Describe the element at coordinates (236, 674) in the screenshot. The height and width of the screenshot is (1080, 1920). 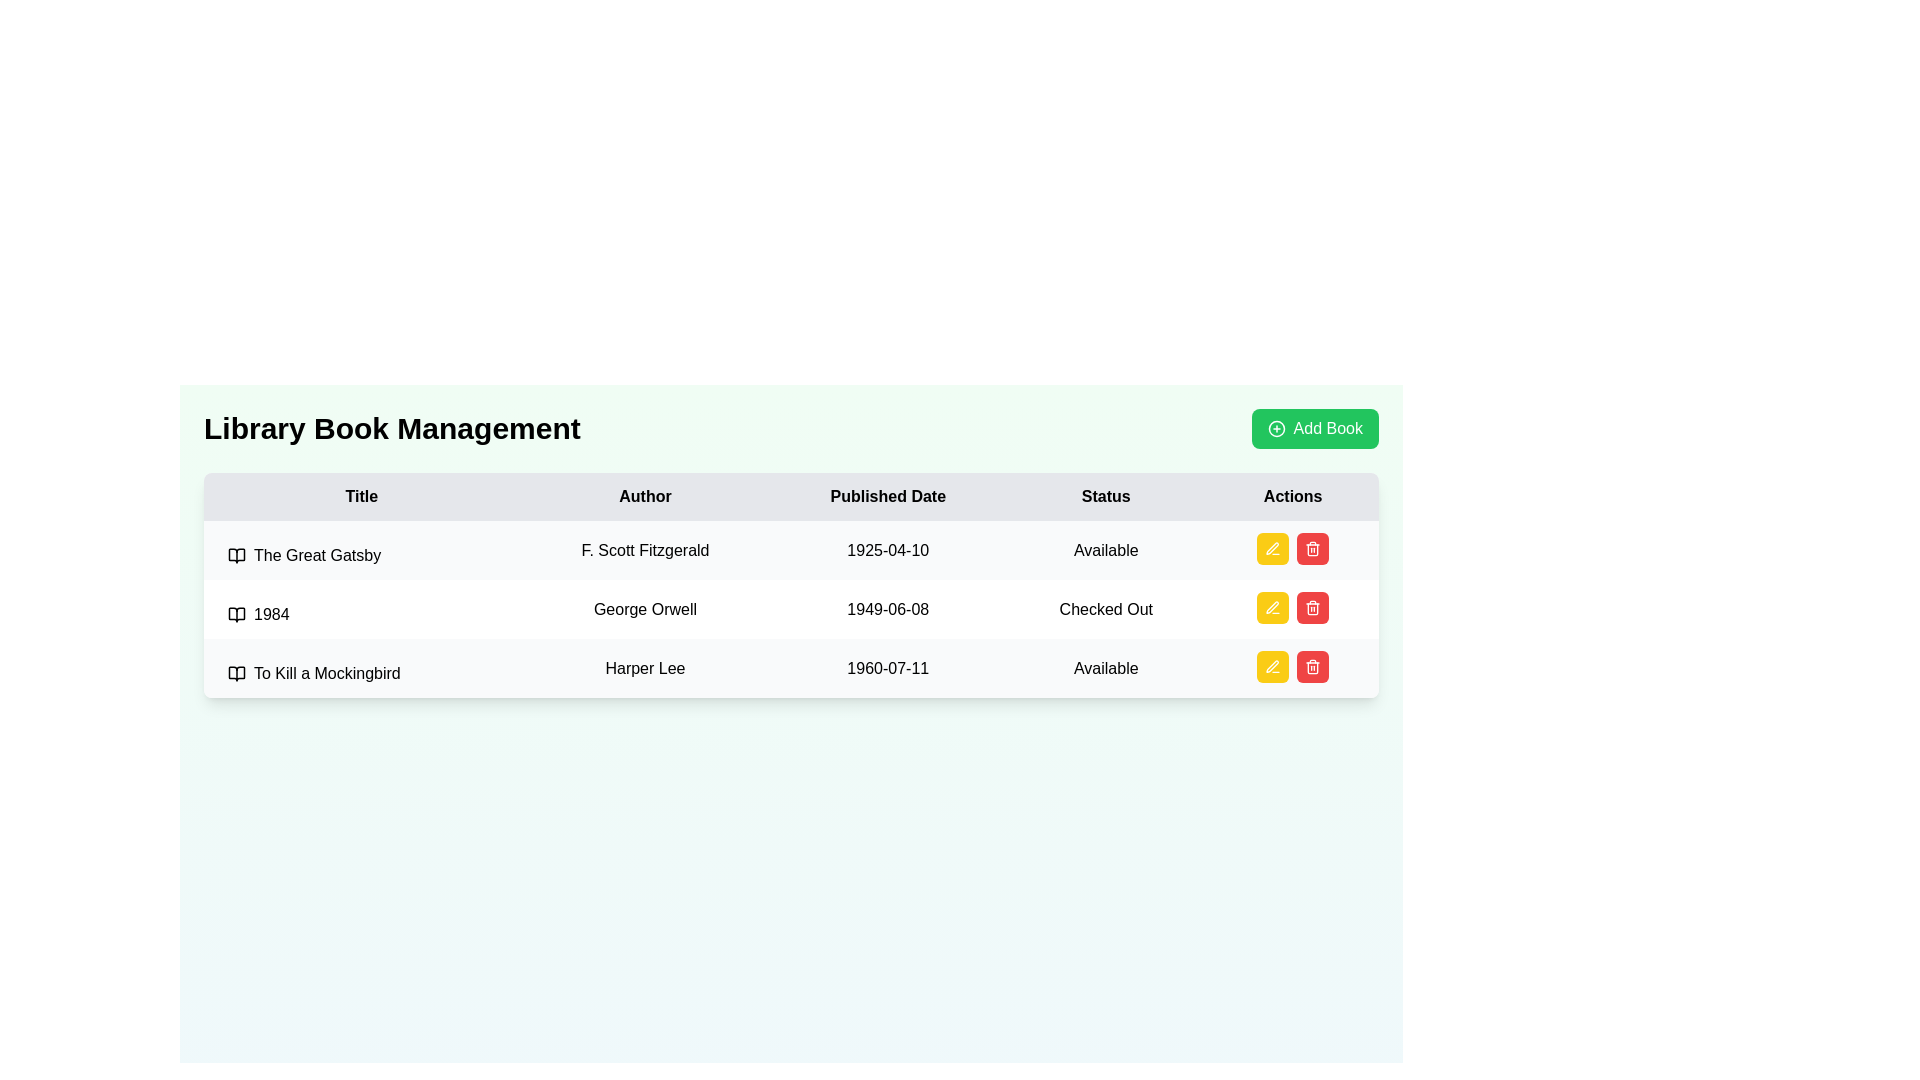
I see `the illustrative icon representing the book entry 'To Kill a Mockingbird' located in the third row of the table under the 'Title' column` at that location.